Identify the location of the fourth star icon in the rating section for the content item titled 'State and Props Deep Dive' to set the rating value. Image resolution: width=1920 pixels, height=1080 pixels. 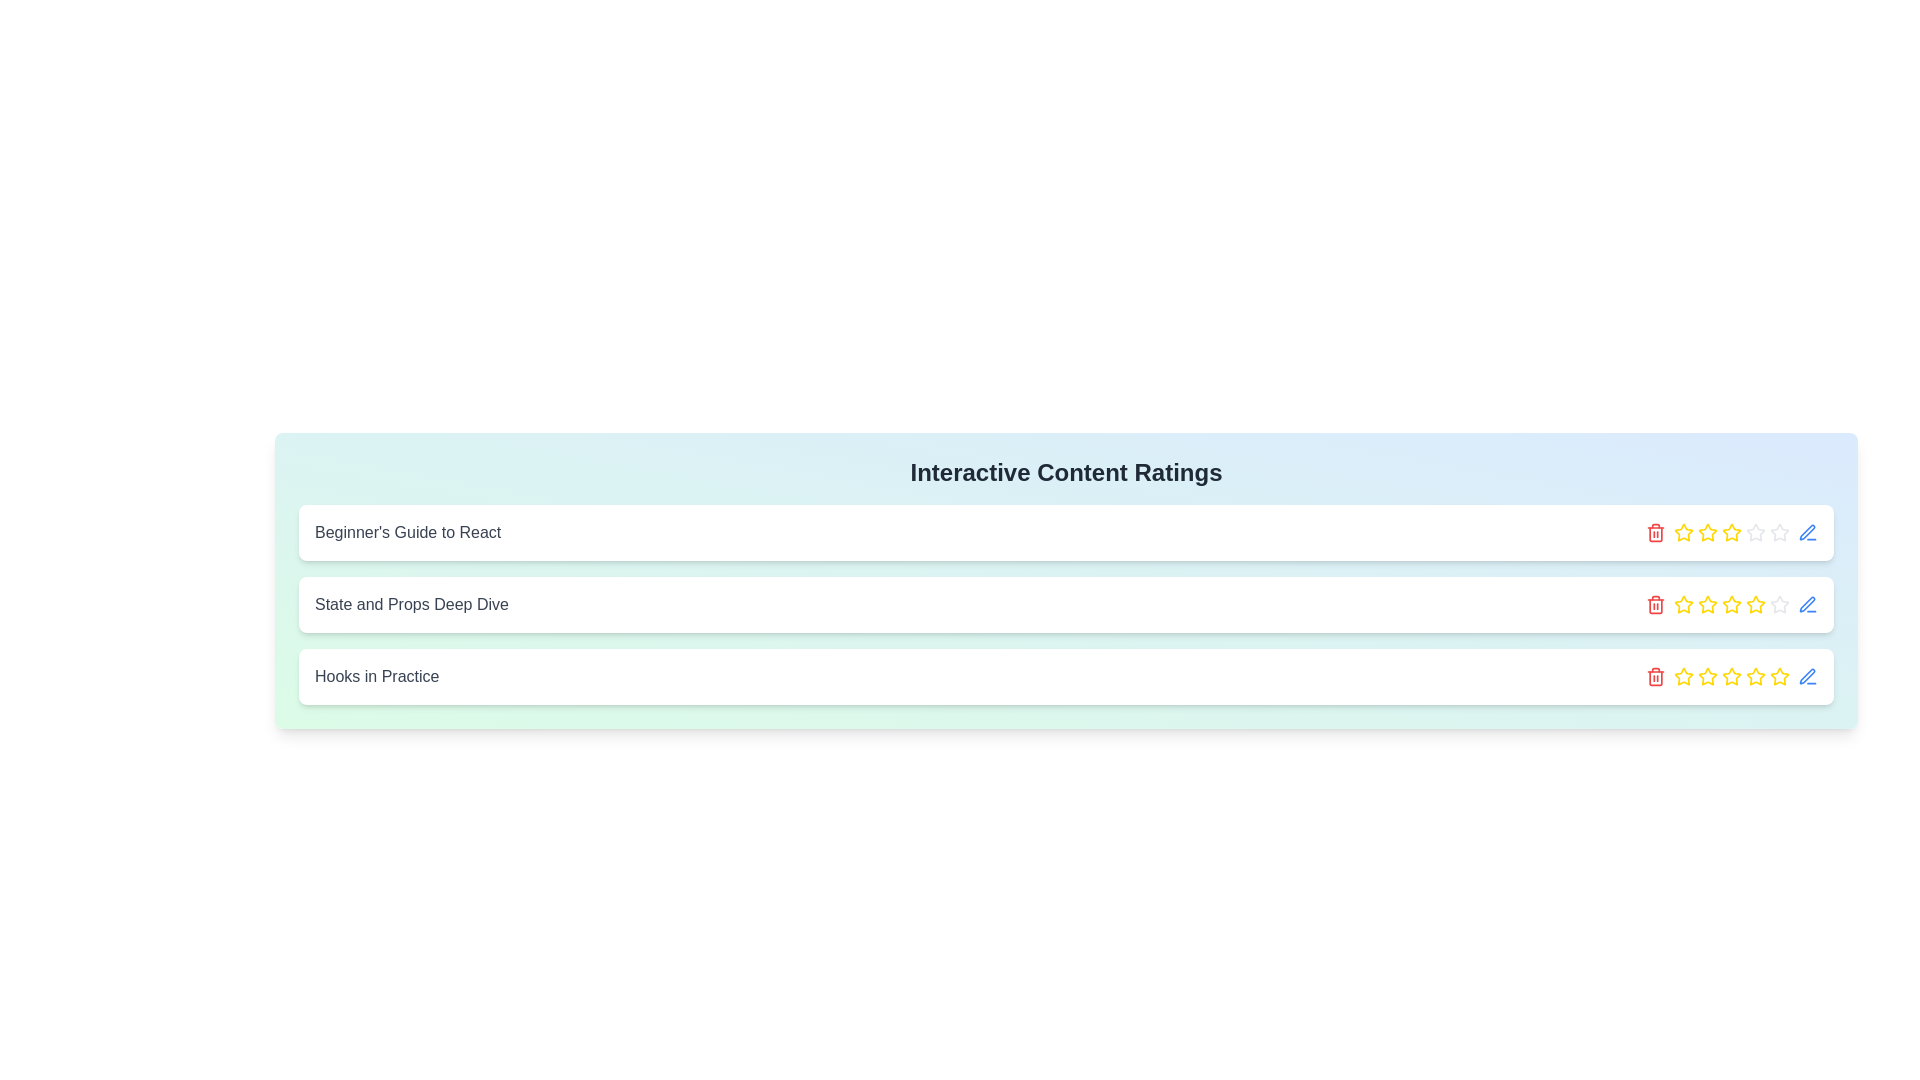
(1754, 603).